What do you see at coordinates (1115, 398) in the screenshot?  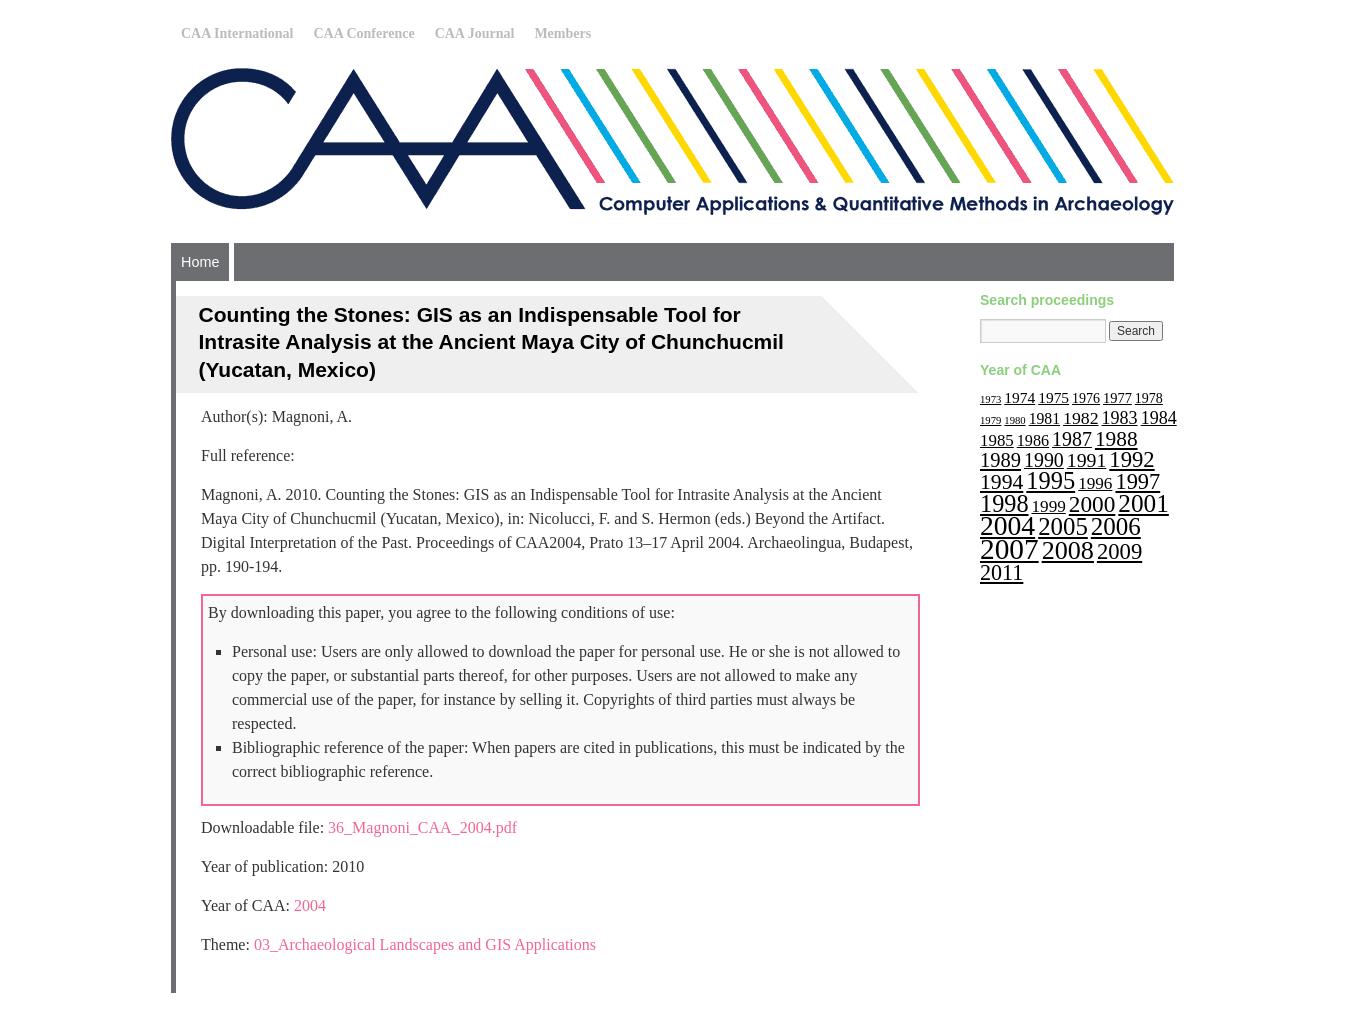 I see `'1977'` at bounding box center [1115, 398].